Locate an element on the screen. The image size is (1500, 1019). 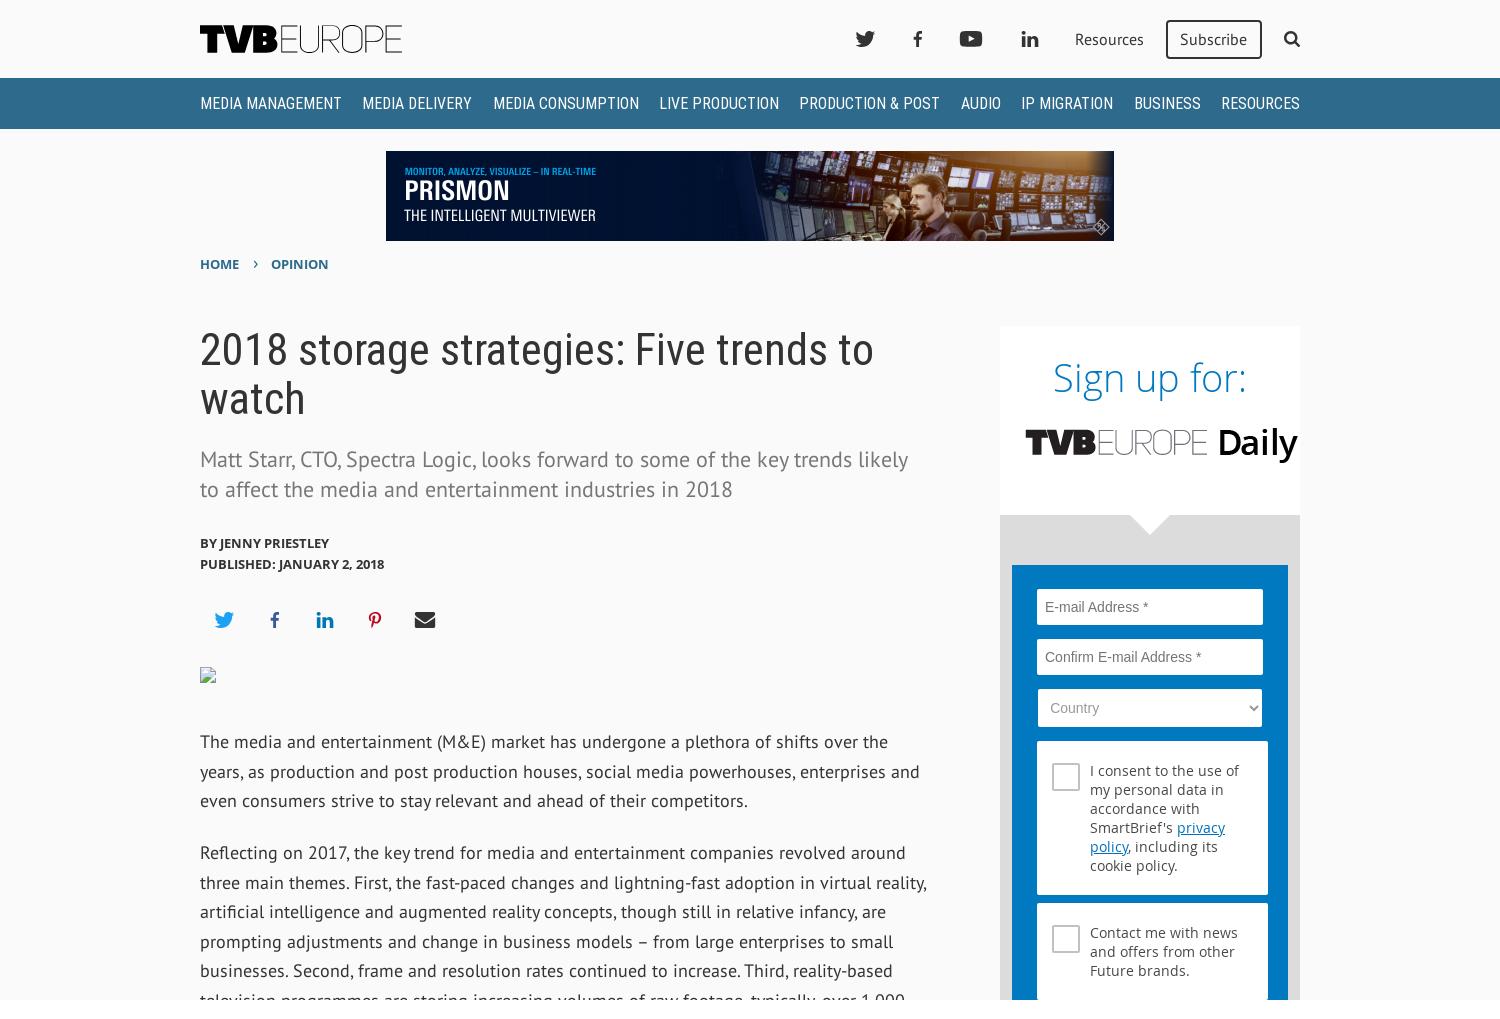
'The media and entertainment (M&E) market has undergone a plethora of shifts over the years, as production and post production houses, social media powerhouses, enterprises and even consumers strive to stay relevant and ahead of their competitors.' is located at coordinates (559, 769).